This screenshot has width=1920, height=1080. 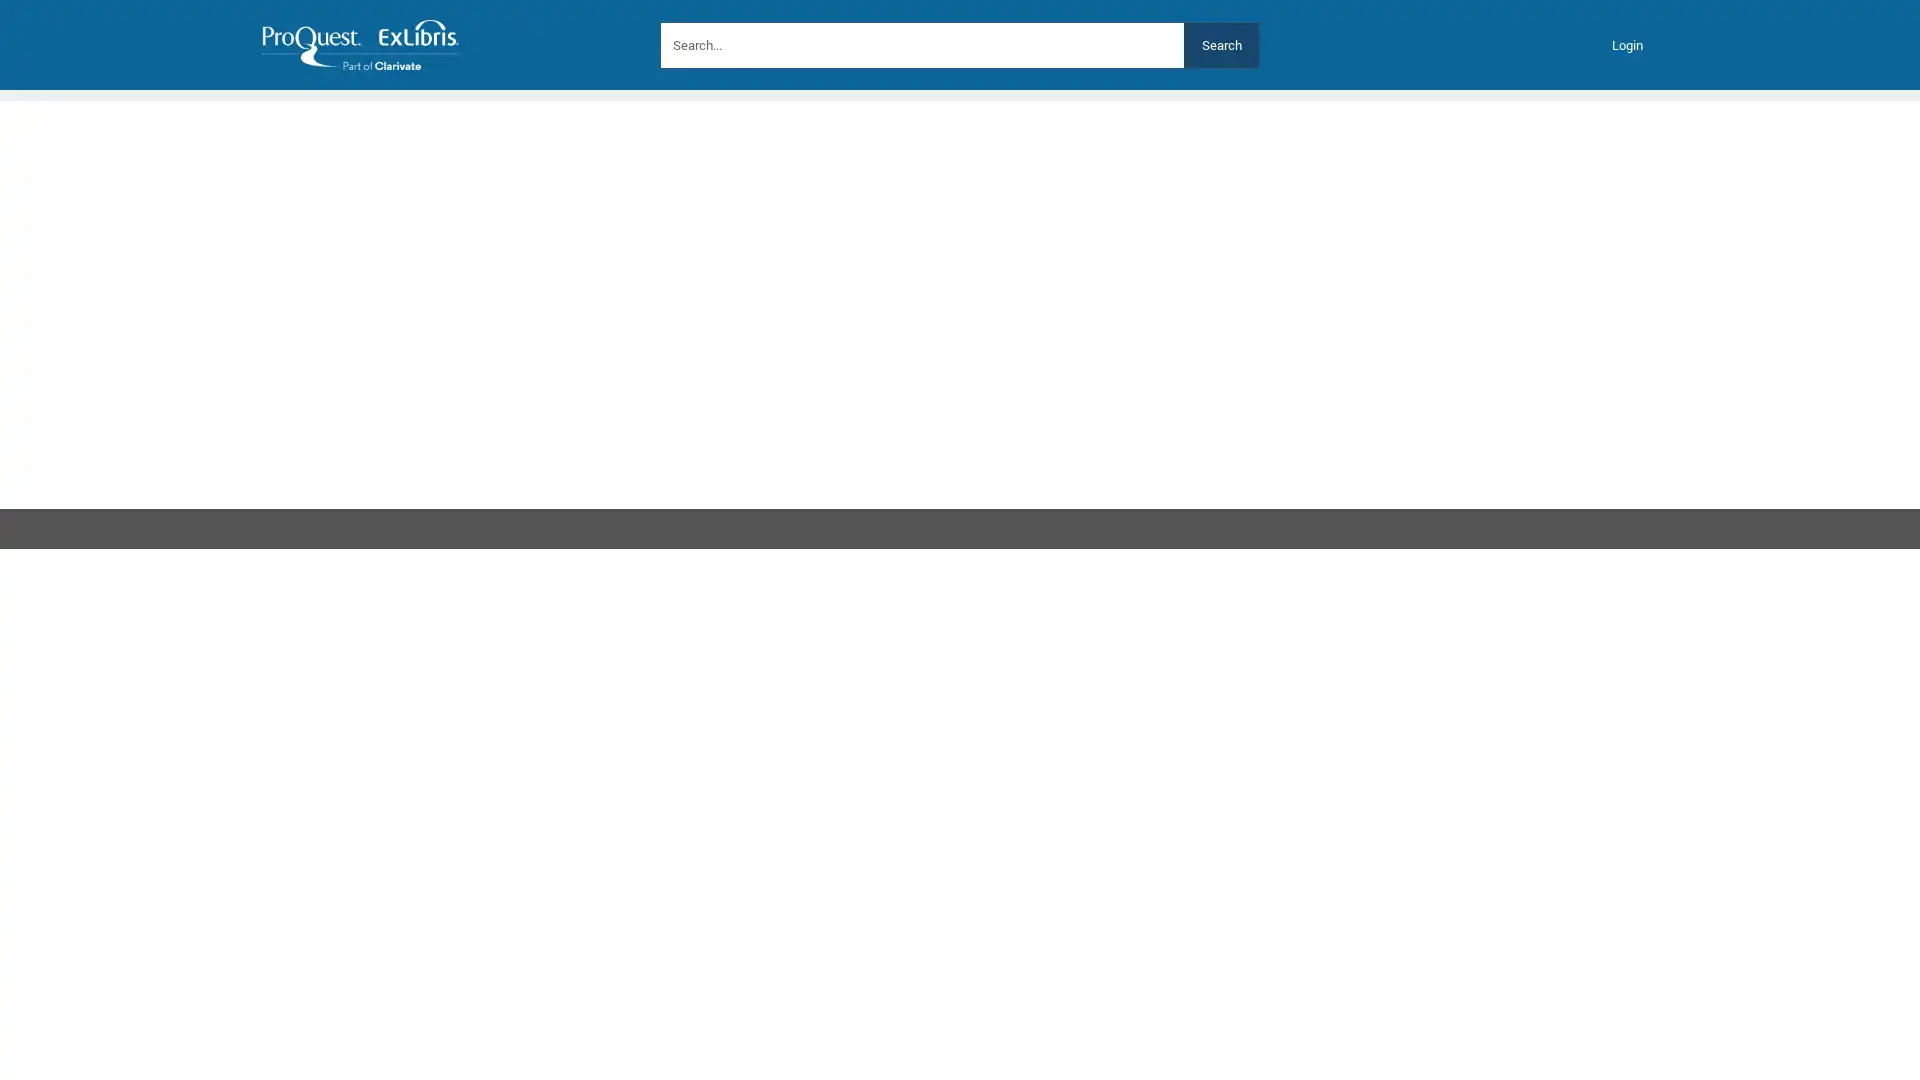 I want to click on Contact Us, so click(x=608, y=114).